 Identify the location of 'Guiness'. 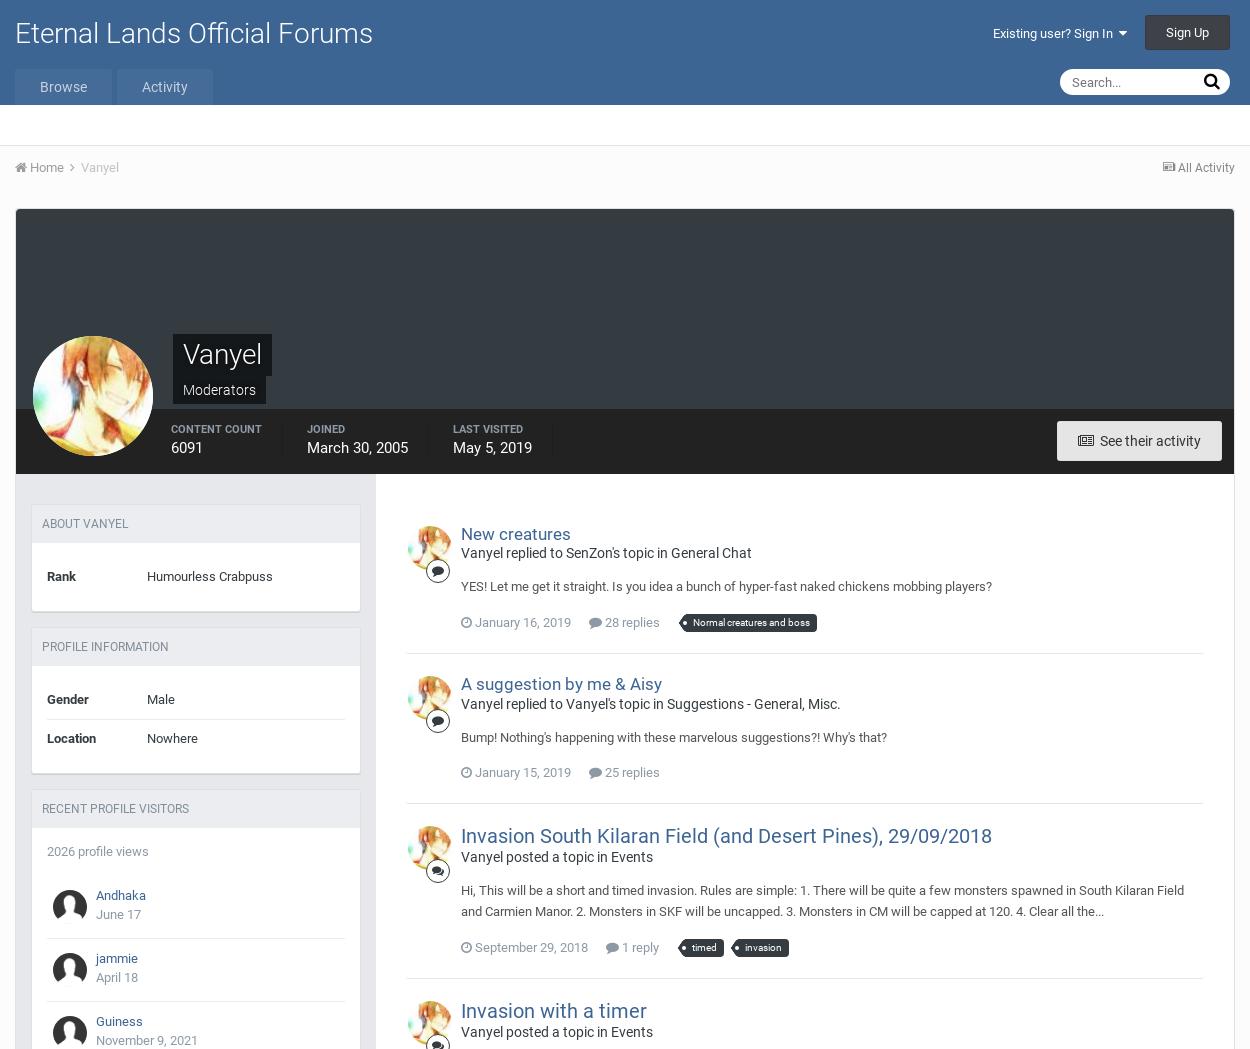
(118, 1021).